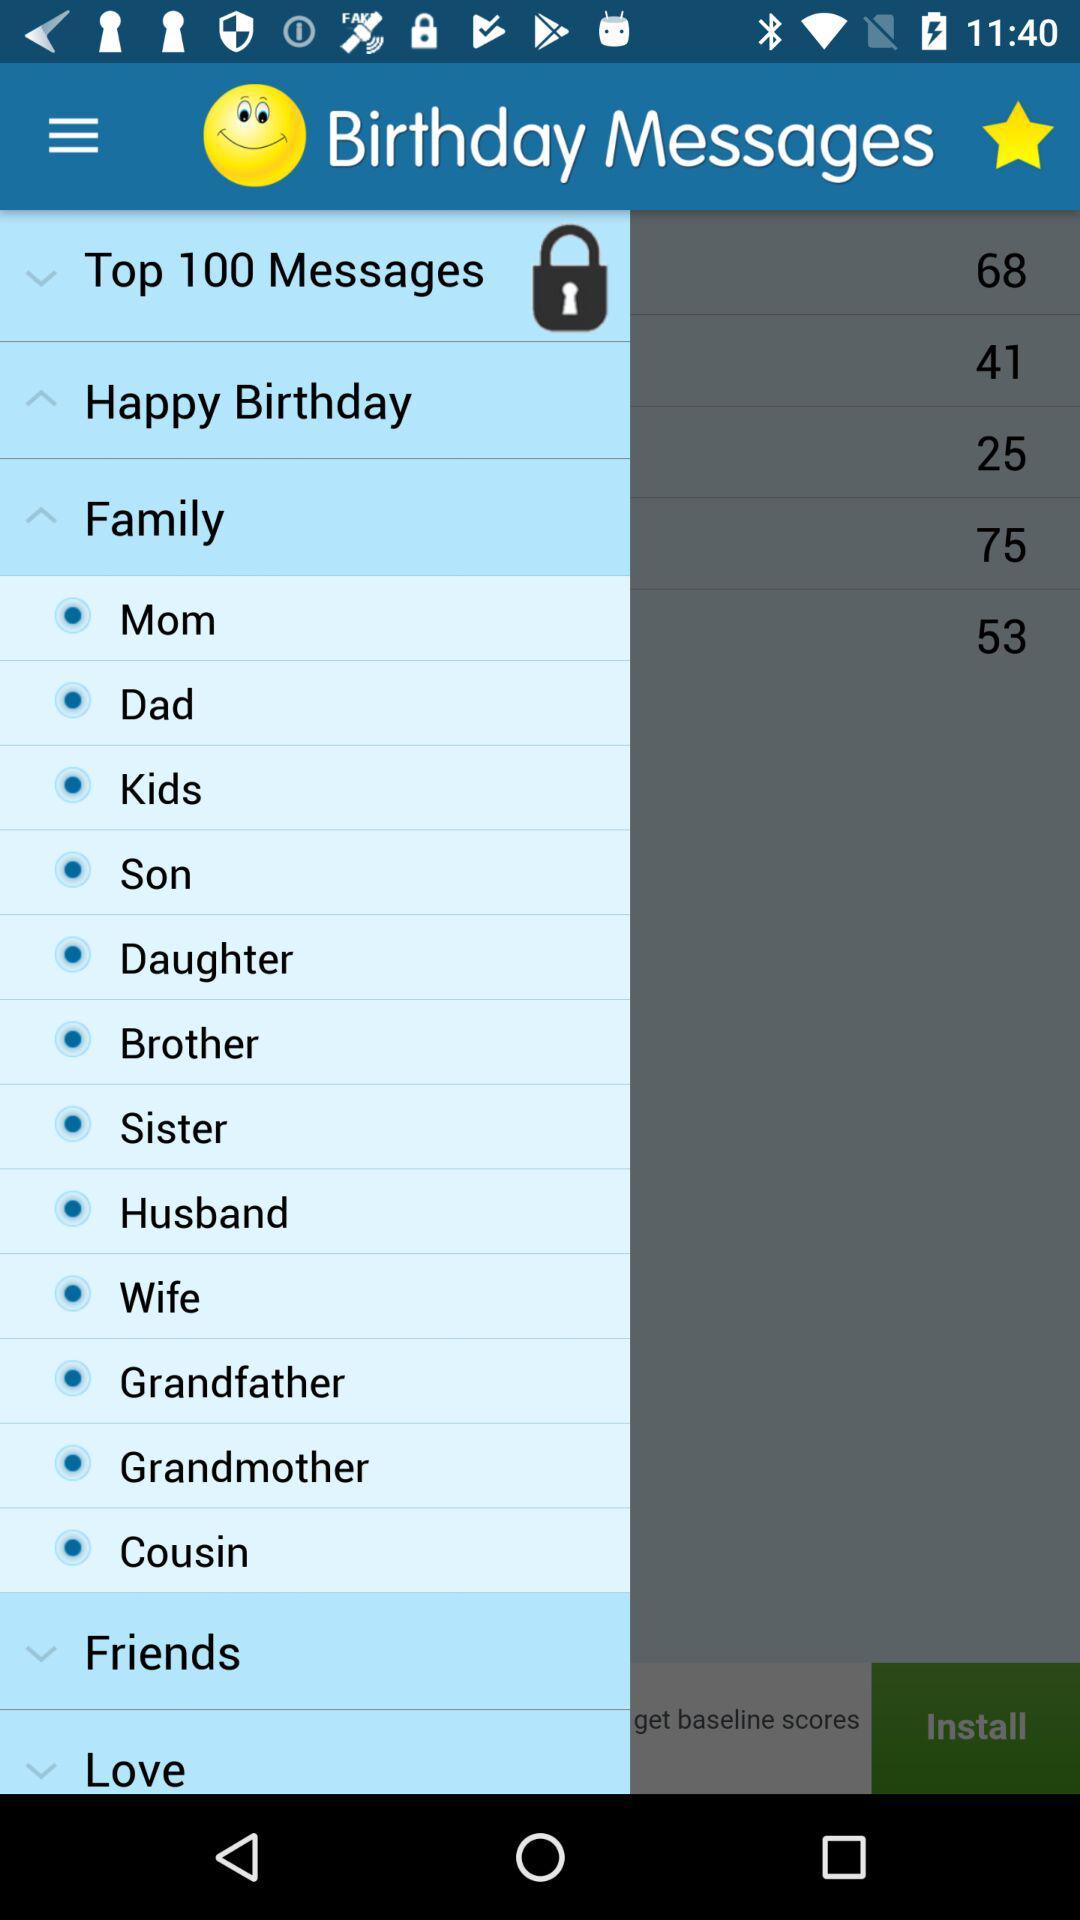 This screenshot has height=1920, width=1080. What do you see at coordinates (72, 614) in the screenshot?
I see `the first option under the family dropdown` at bounding box center [72, 614].